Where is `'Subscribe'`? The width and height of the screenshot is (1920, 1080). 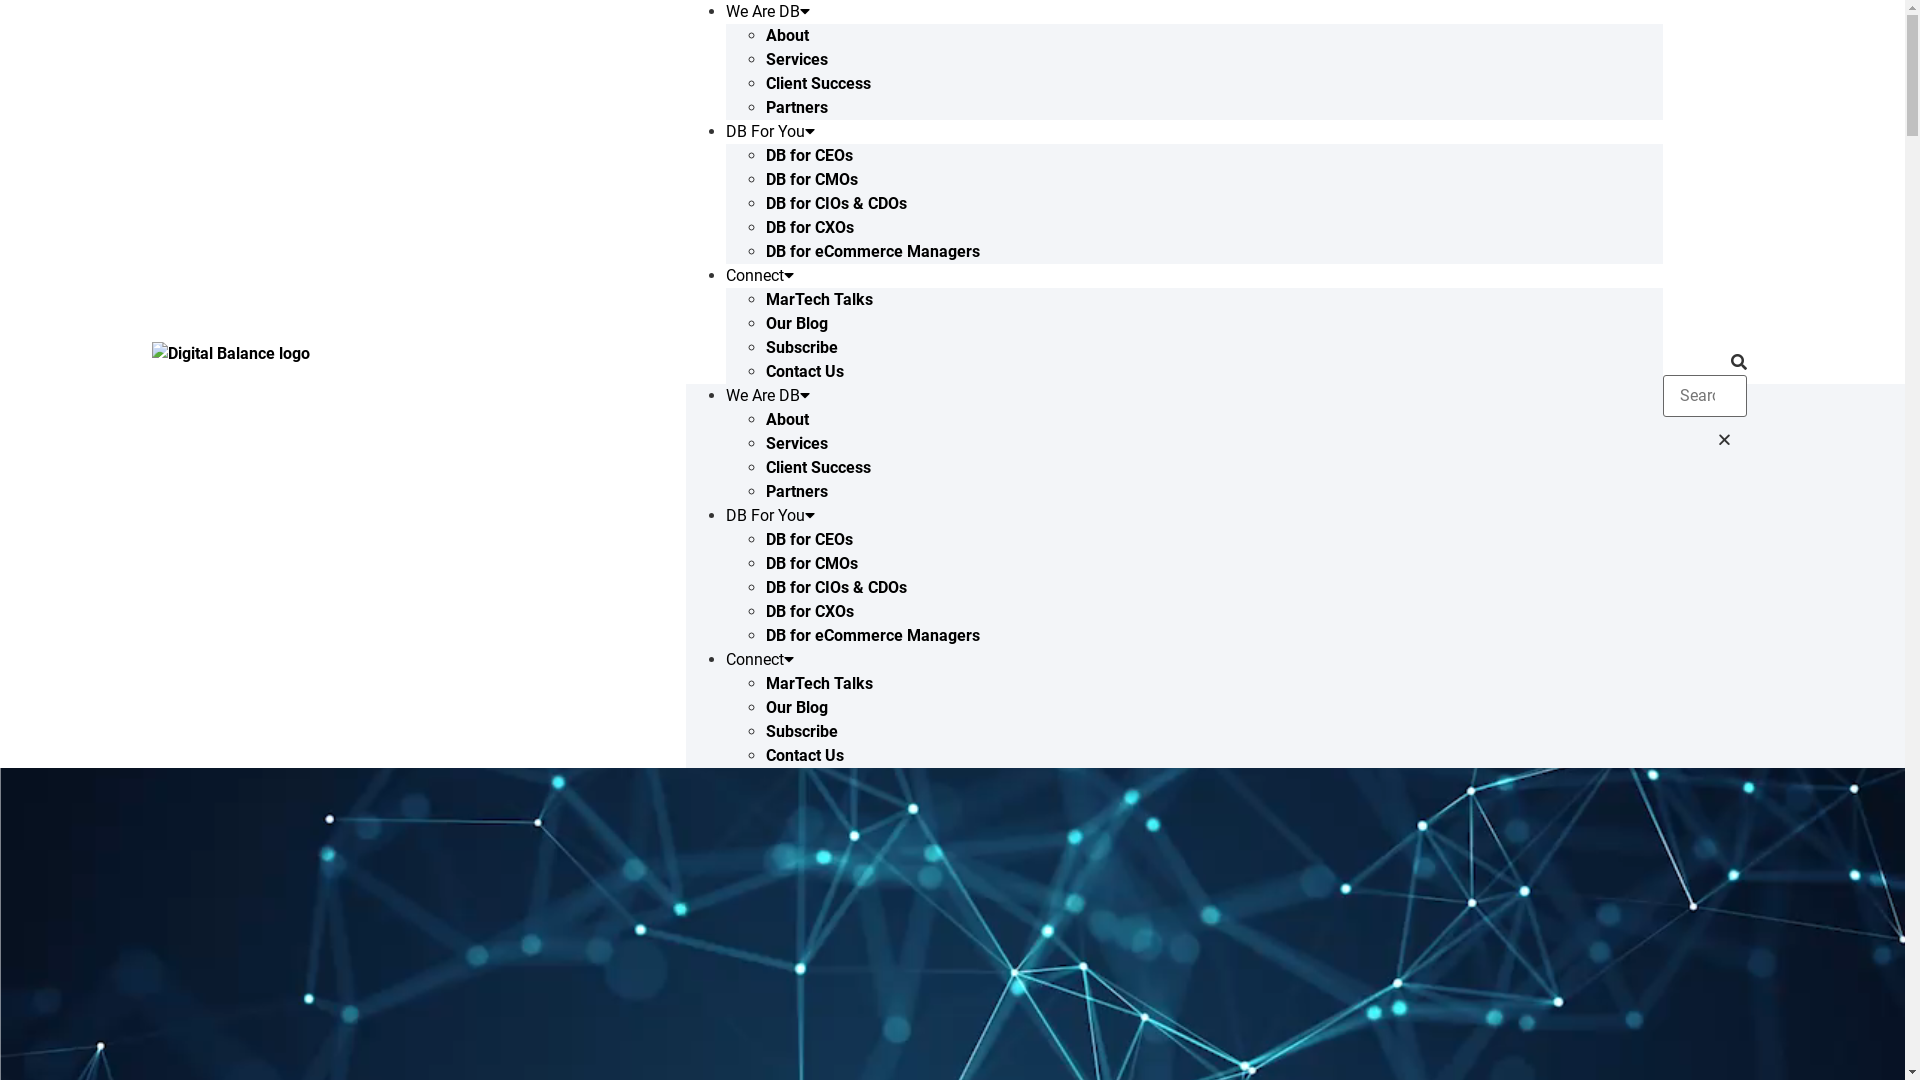
'Subscribe' is located at coordinates (801, 346).